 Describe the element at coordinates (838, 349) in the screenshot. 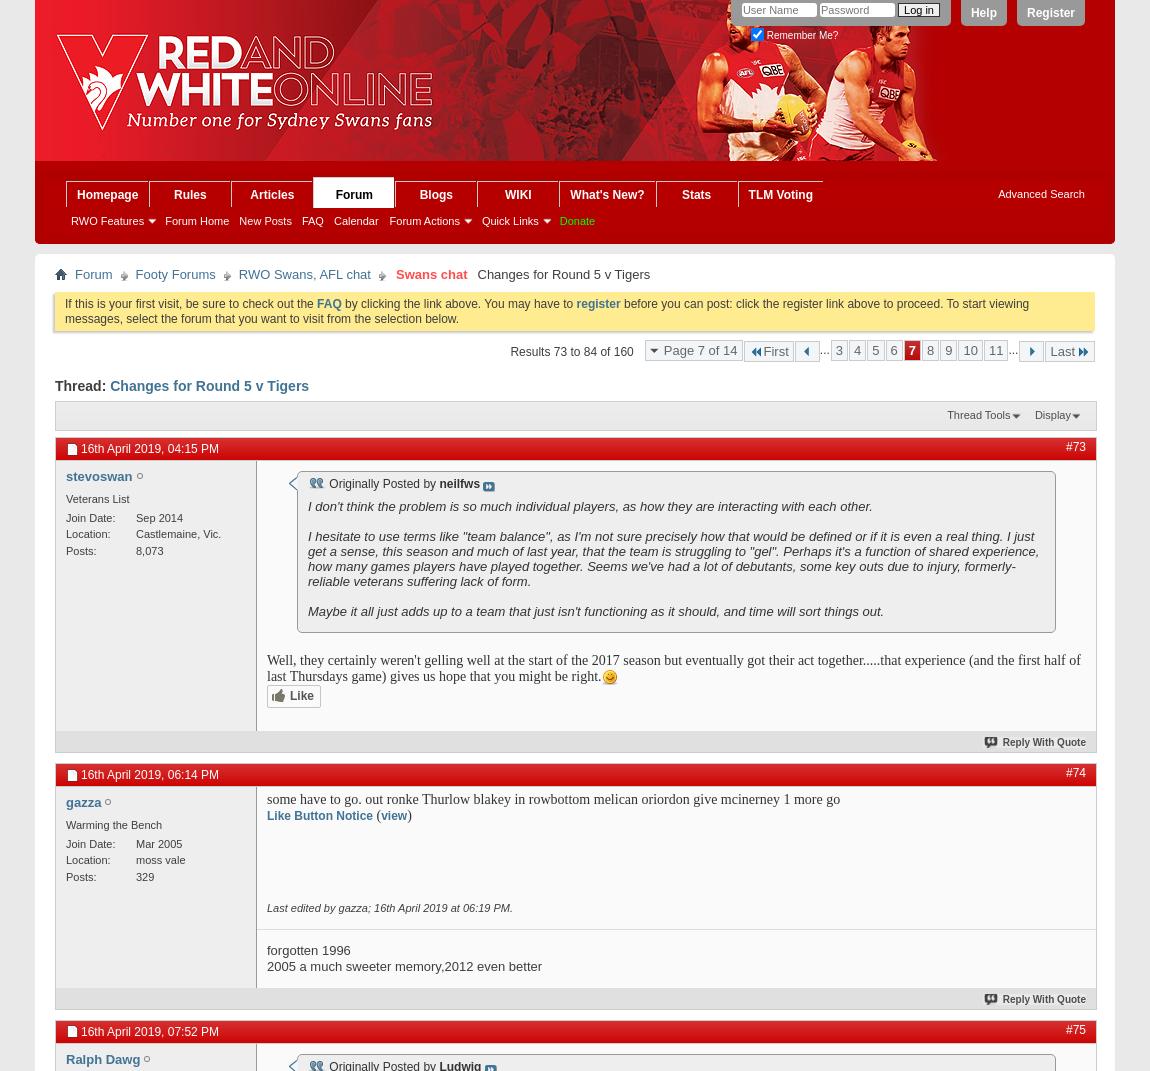

I see `'3'` at that location.